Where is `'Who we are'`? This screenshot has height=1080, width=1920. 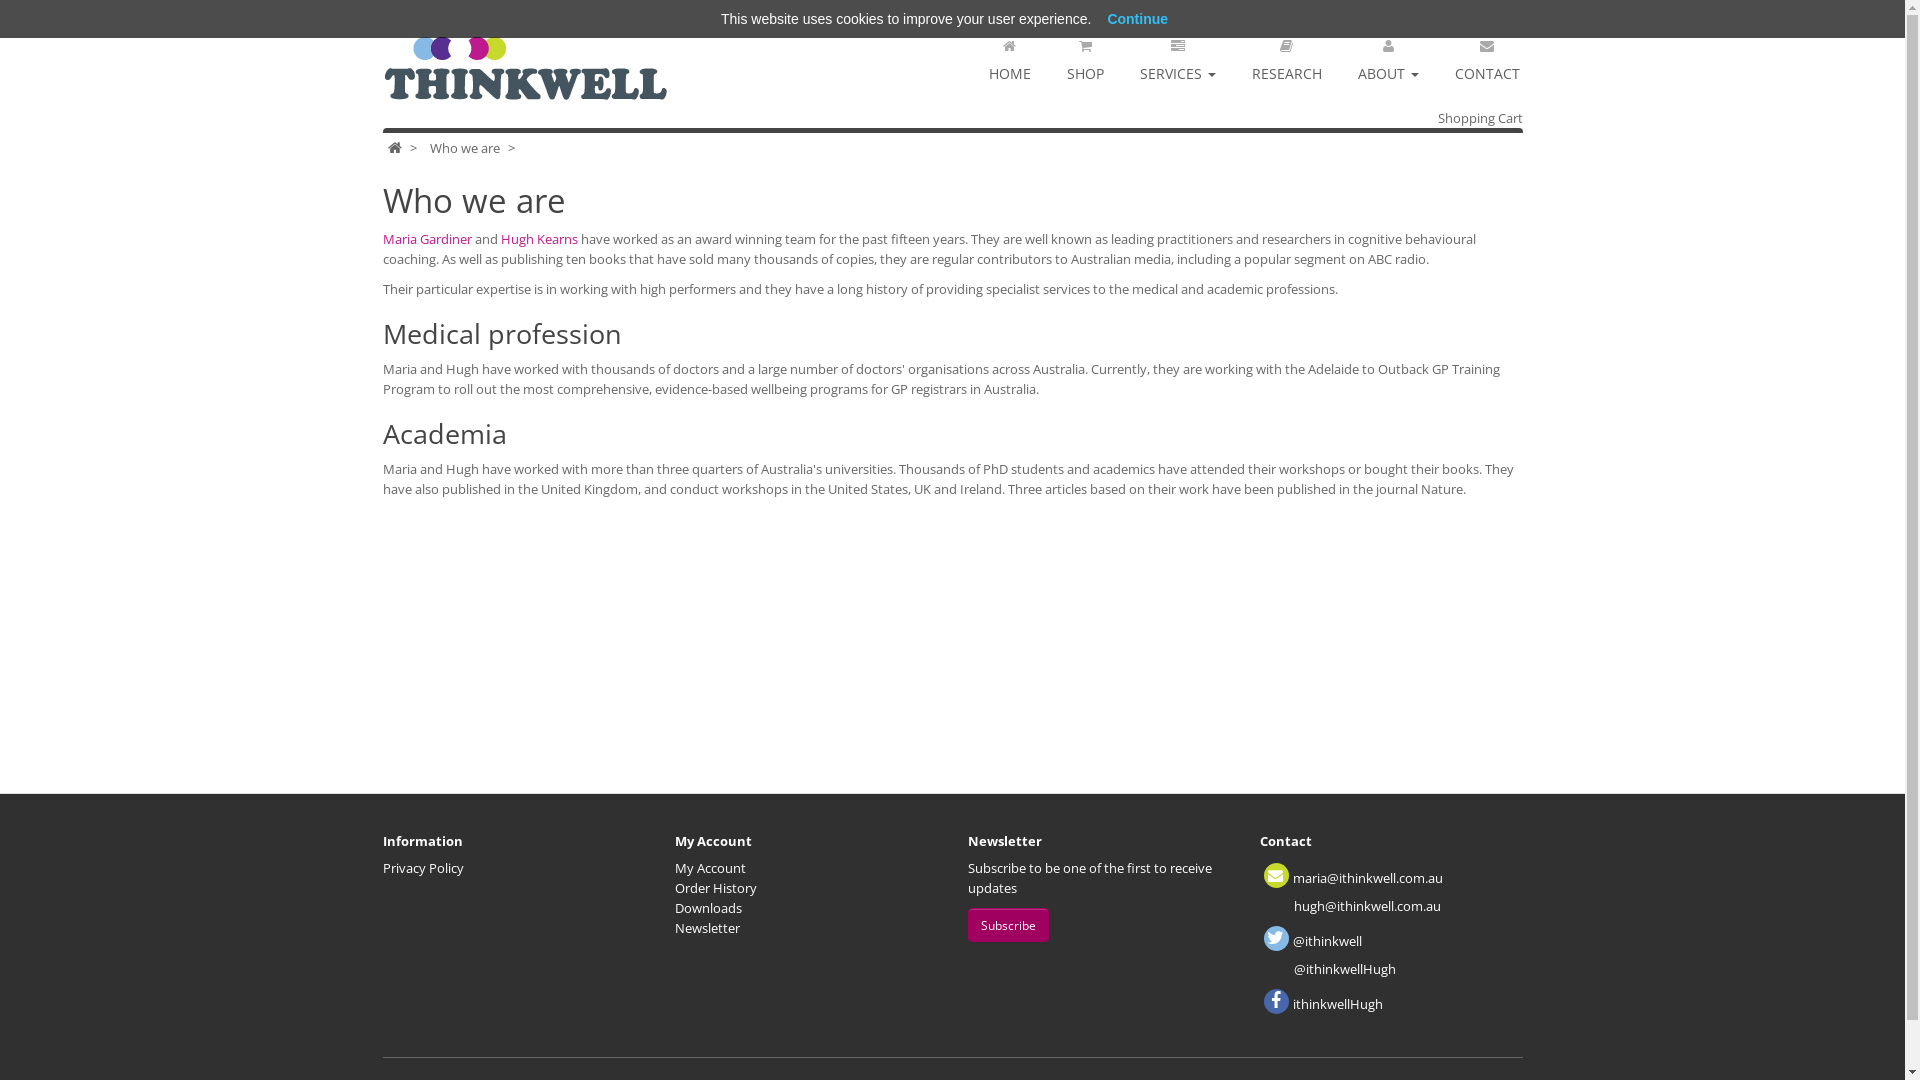 'Who we are' is located at coordinates (464, 146).